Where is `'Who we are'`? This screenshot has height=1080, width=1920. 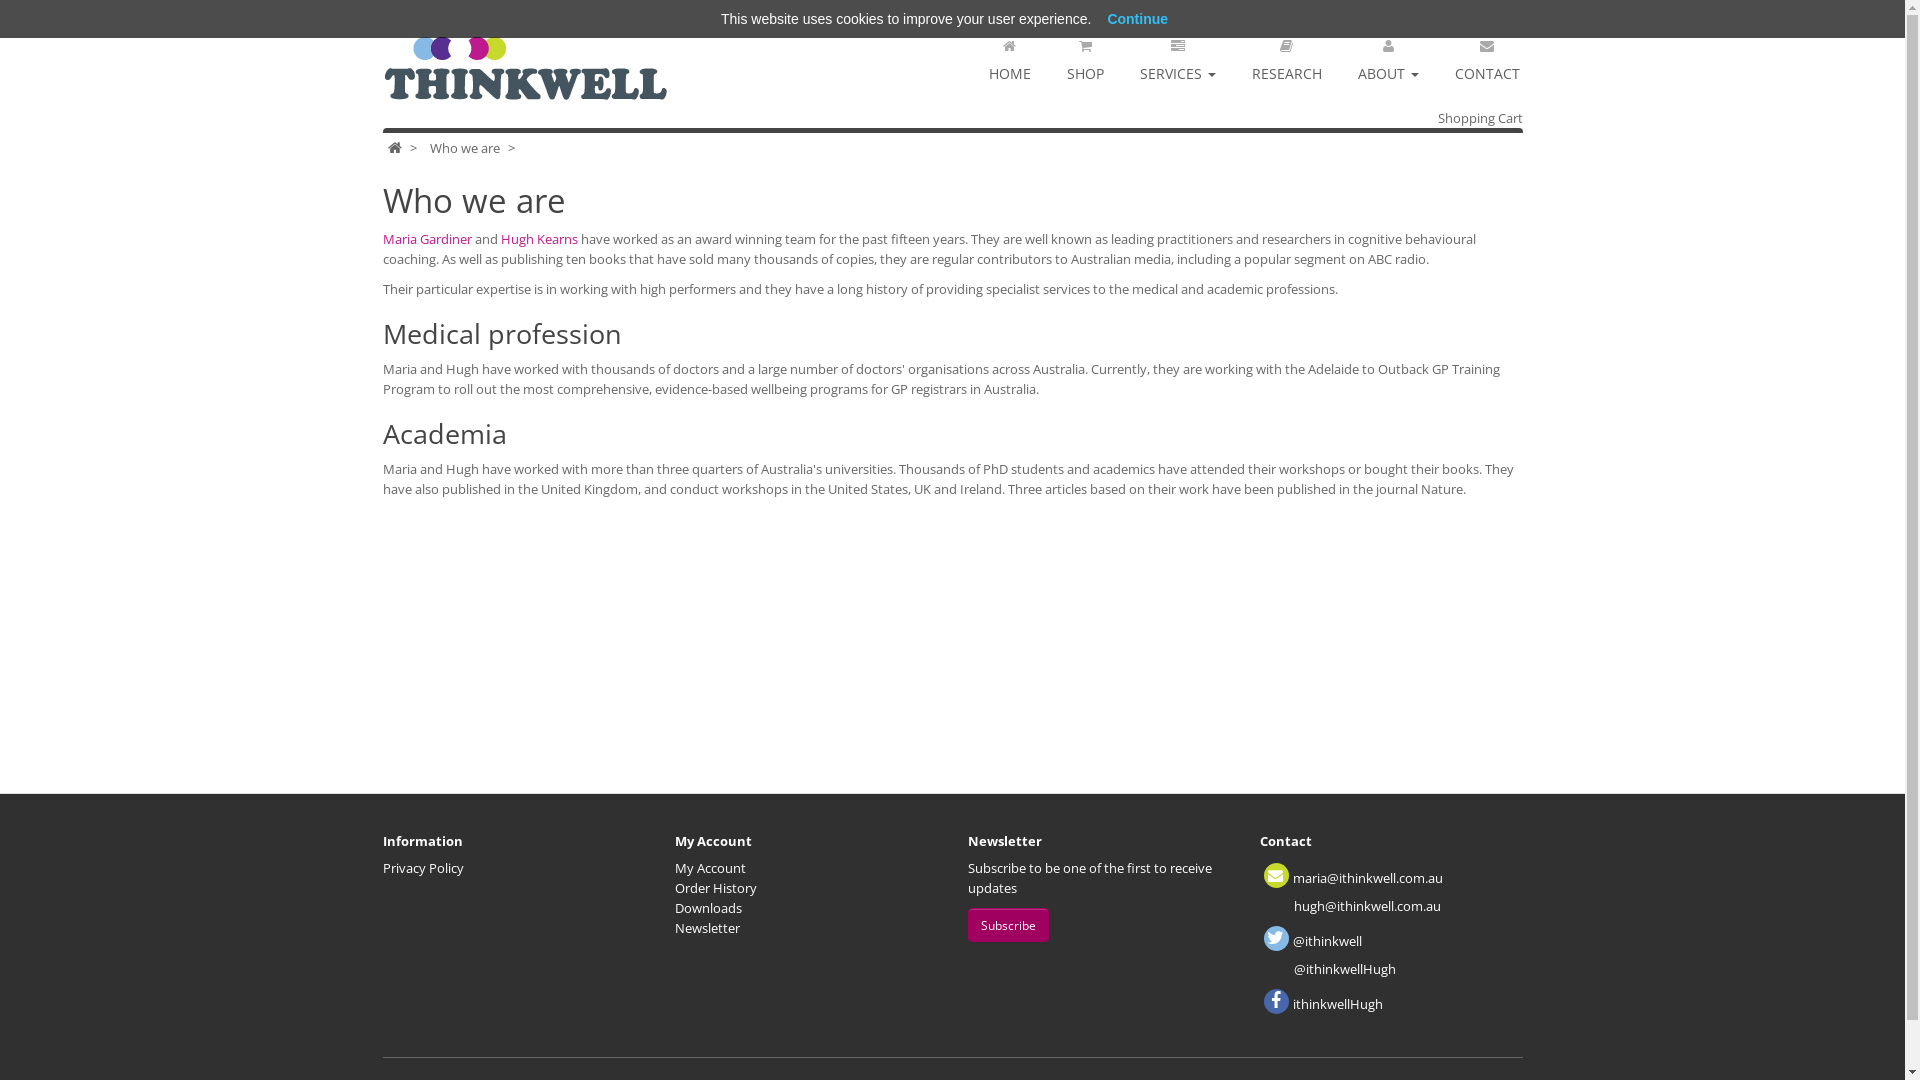 'Who we are' is located at coordinates (464, 146).